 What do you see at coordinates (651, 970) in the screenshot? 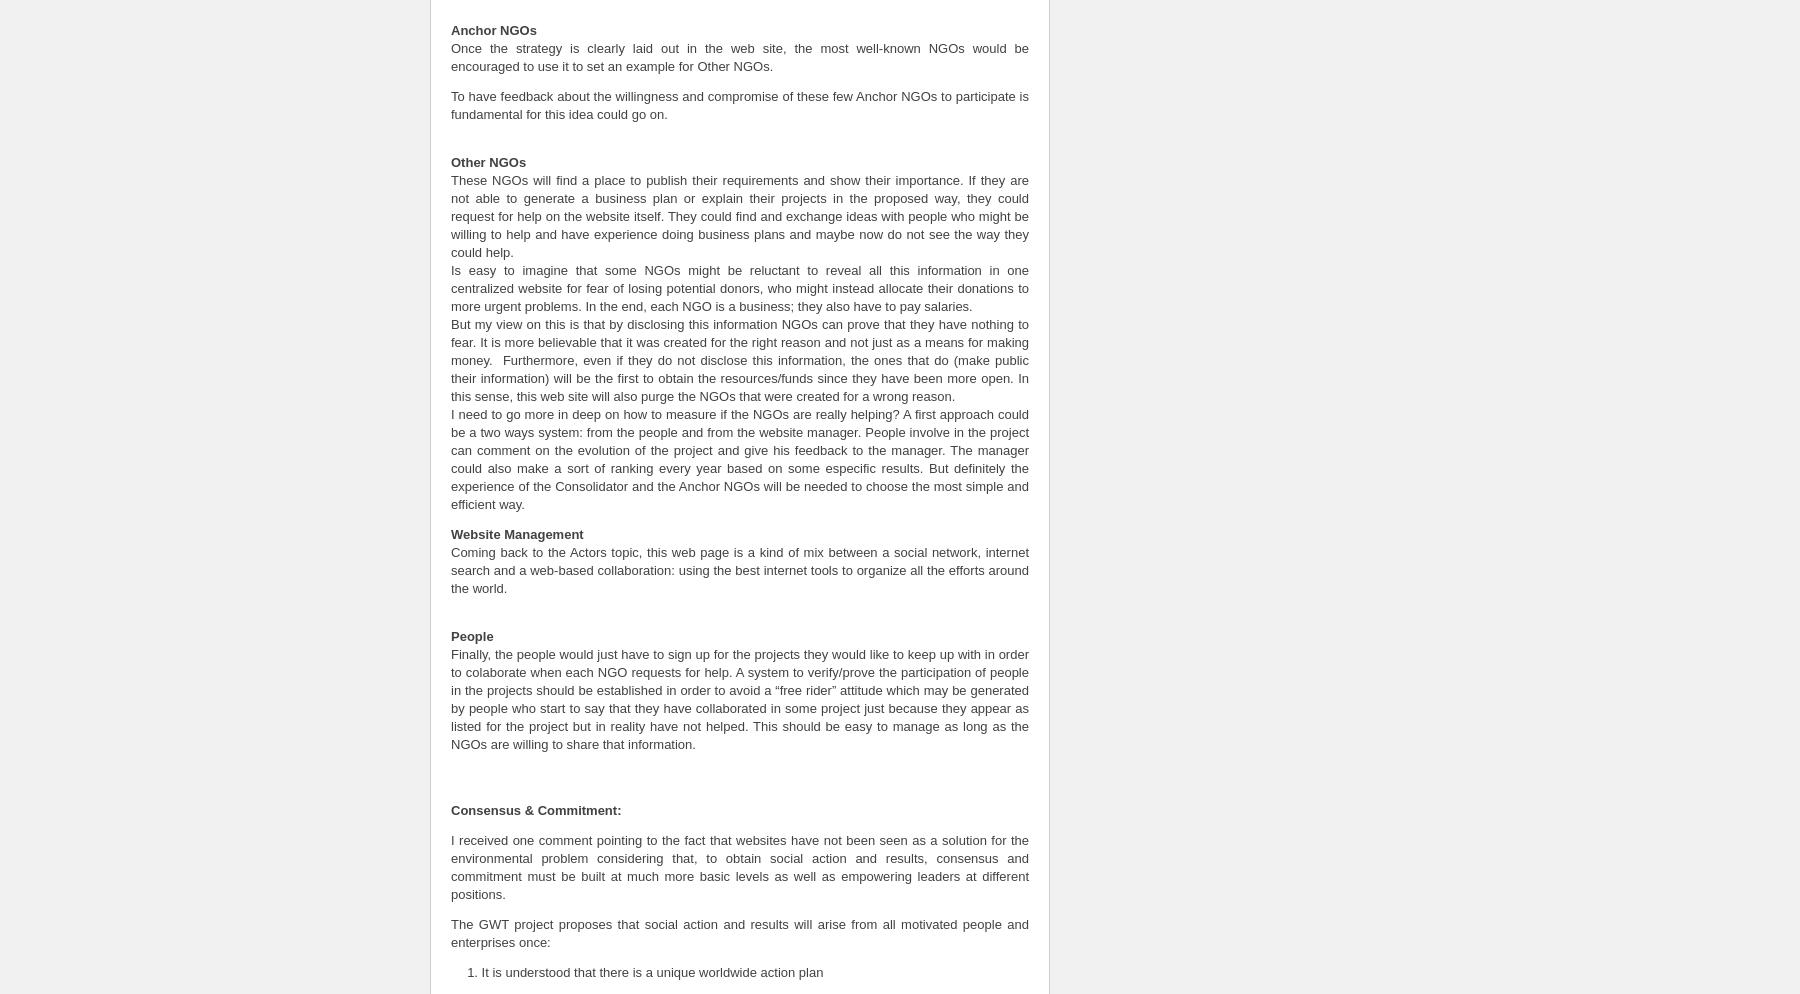
I see `'It is understood that there is a unique worldwide action plan'` at bounding box center [651, 970].